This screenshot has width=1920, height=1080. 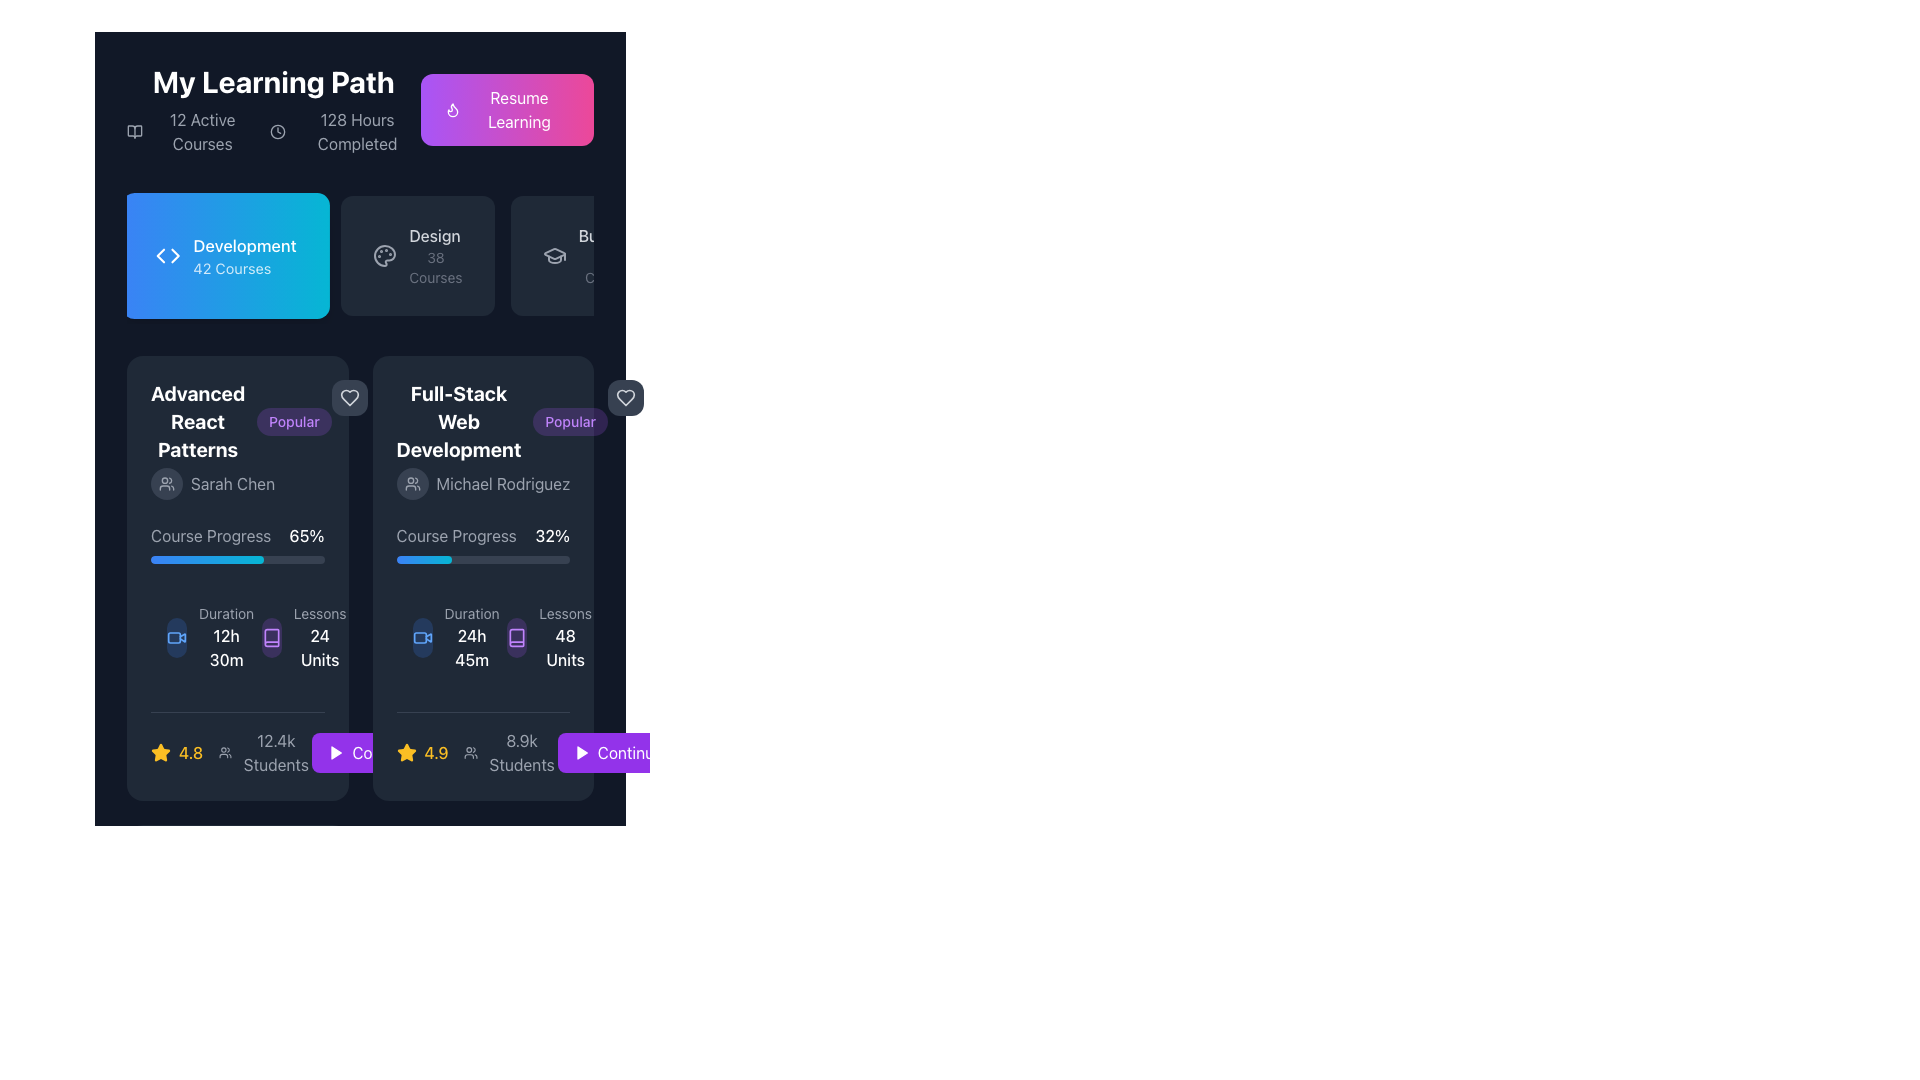 What do you see at coordinates (564, 612) in the screenshot?
I see `the Text label that describes the associated unit count '48 Units' within the 'Full-Stack Web Development' card, located distinctly in the bottom section of the card` at bounding box center [564, 612].